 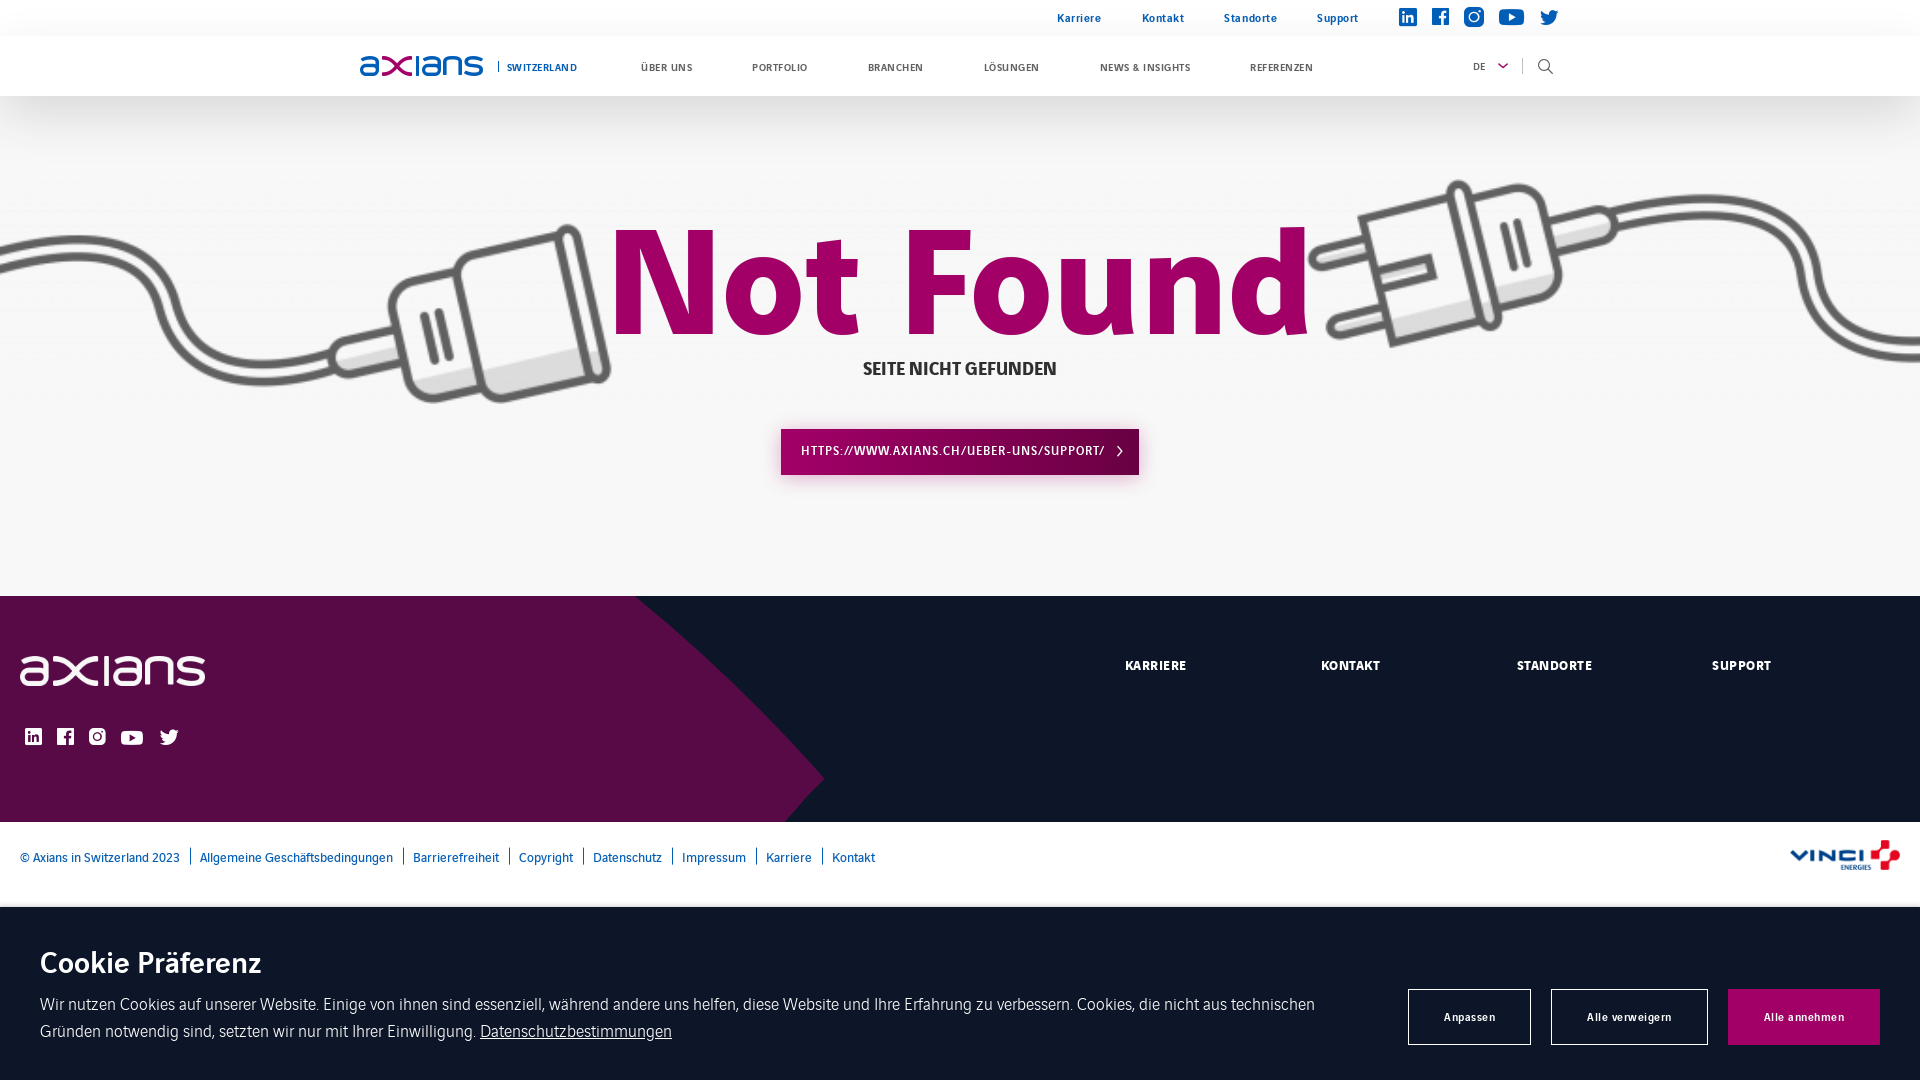 I want to click on 'REFERENZEN', so click(x=1281, y=64).